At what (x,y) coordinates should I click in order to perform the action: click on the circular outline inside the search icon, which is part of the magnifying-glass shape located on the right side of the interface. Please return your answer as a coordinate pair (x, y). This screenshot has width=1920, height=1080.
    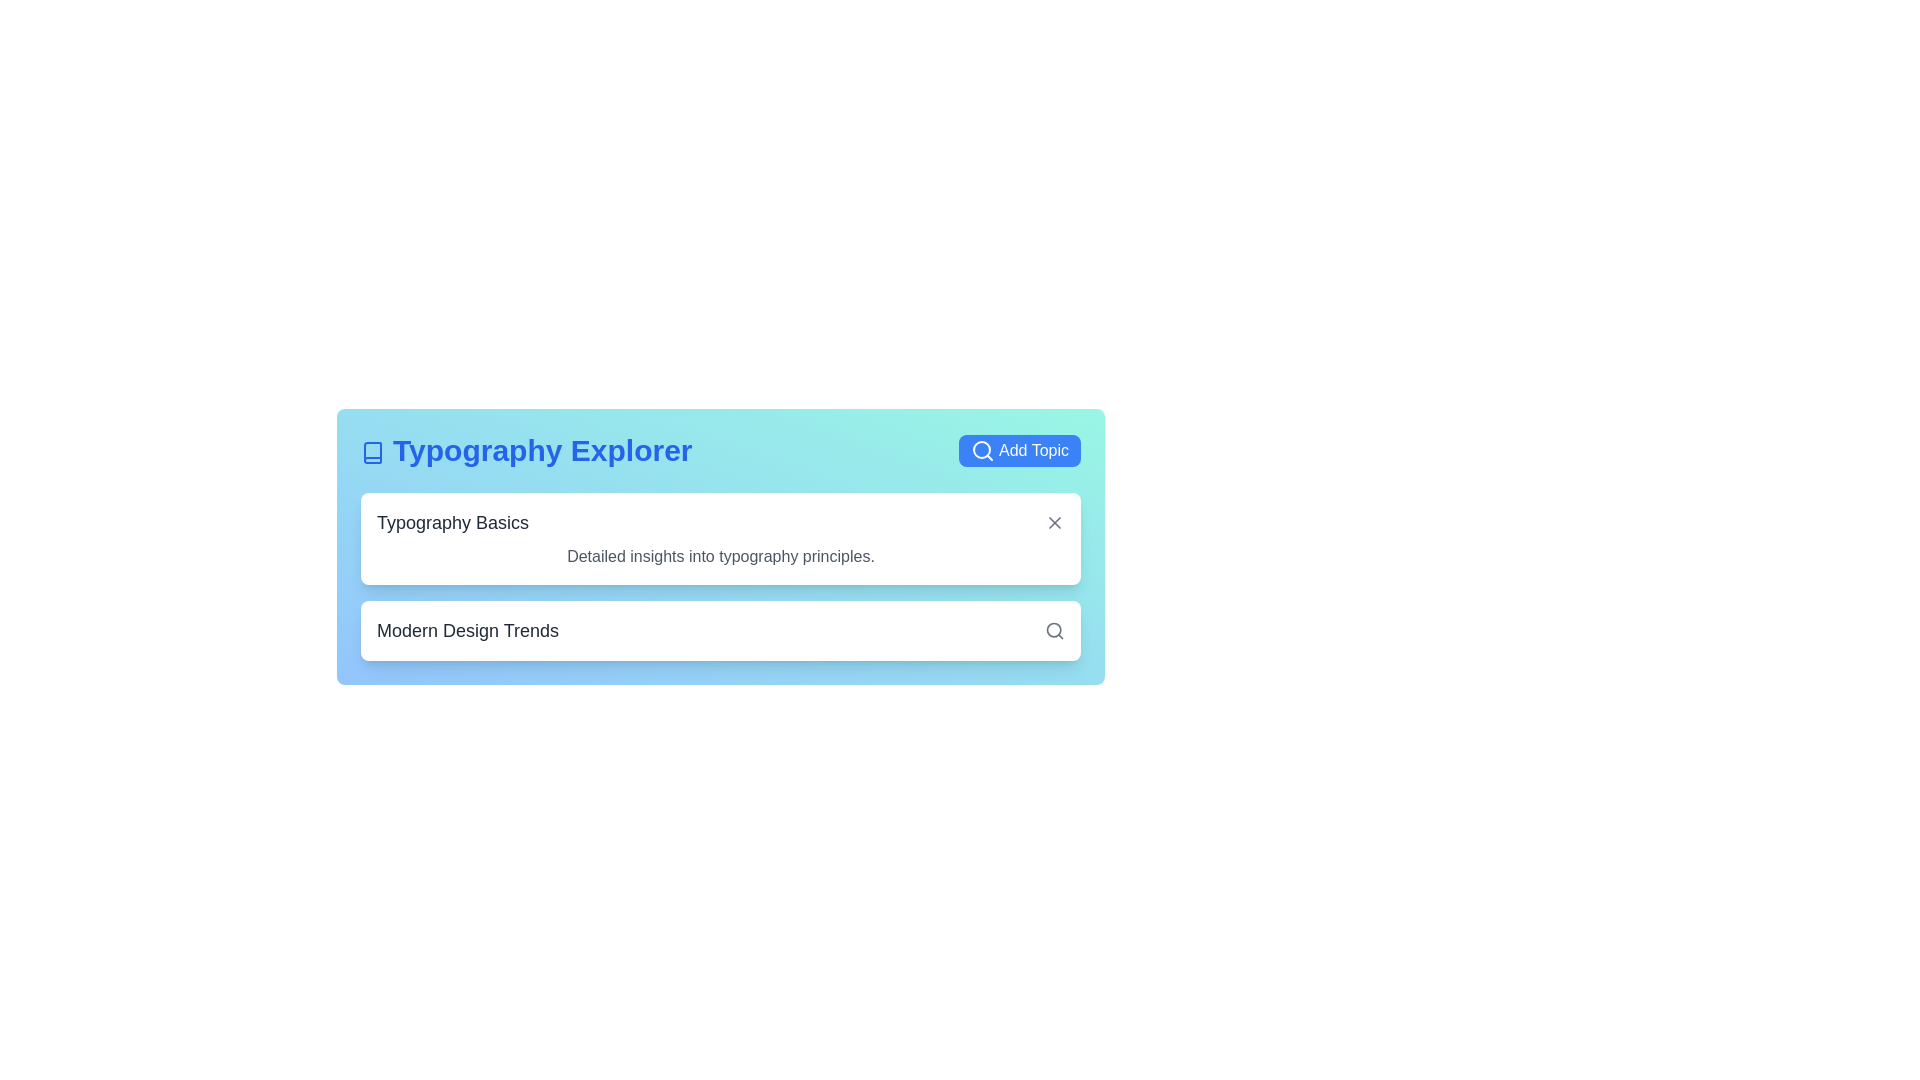
    Looking at the image, I should click on (1053, 630).